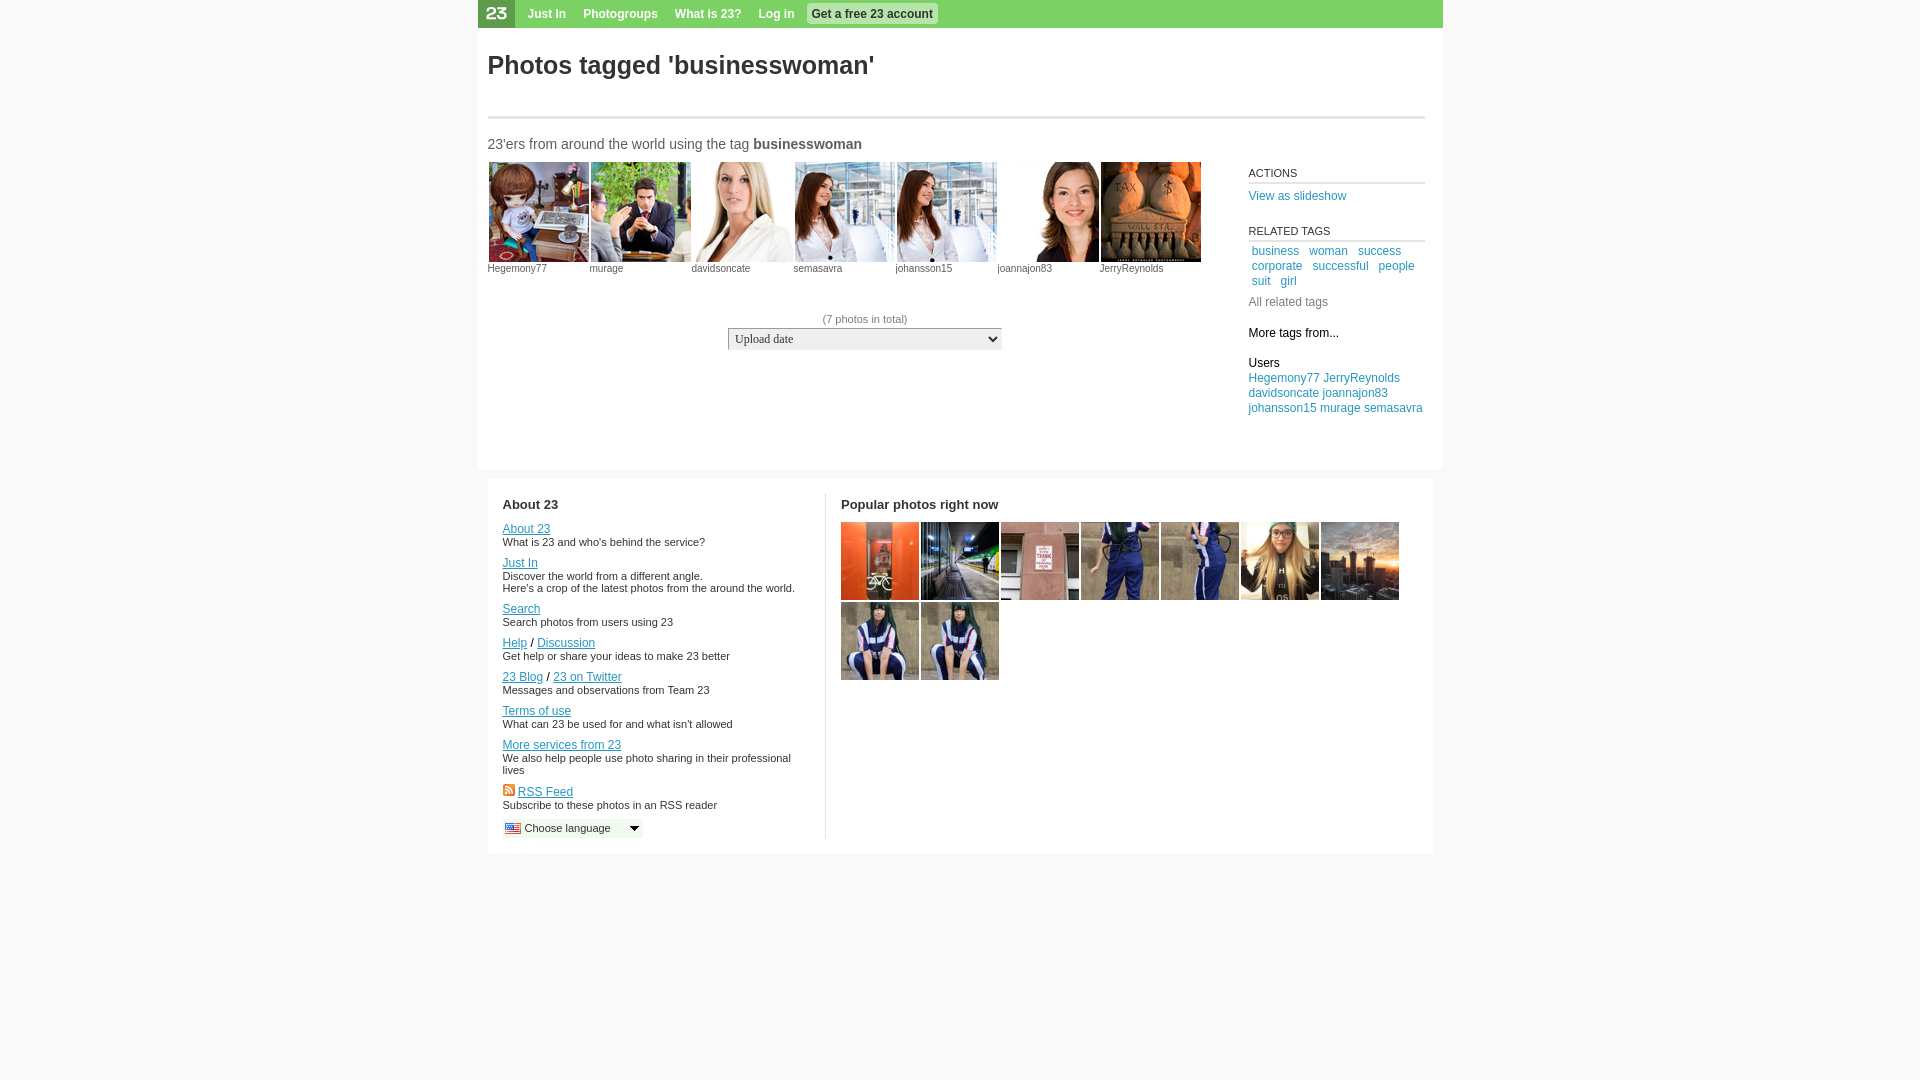 Image resolution: width=1920 pixels, height=1080 pixels. Describe the element at coordinates (545, 790) in the screenshot. I see `'RSS Feed'` at that location.